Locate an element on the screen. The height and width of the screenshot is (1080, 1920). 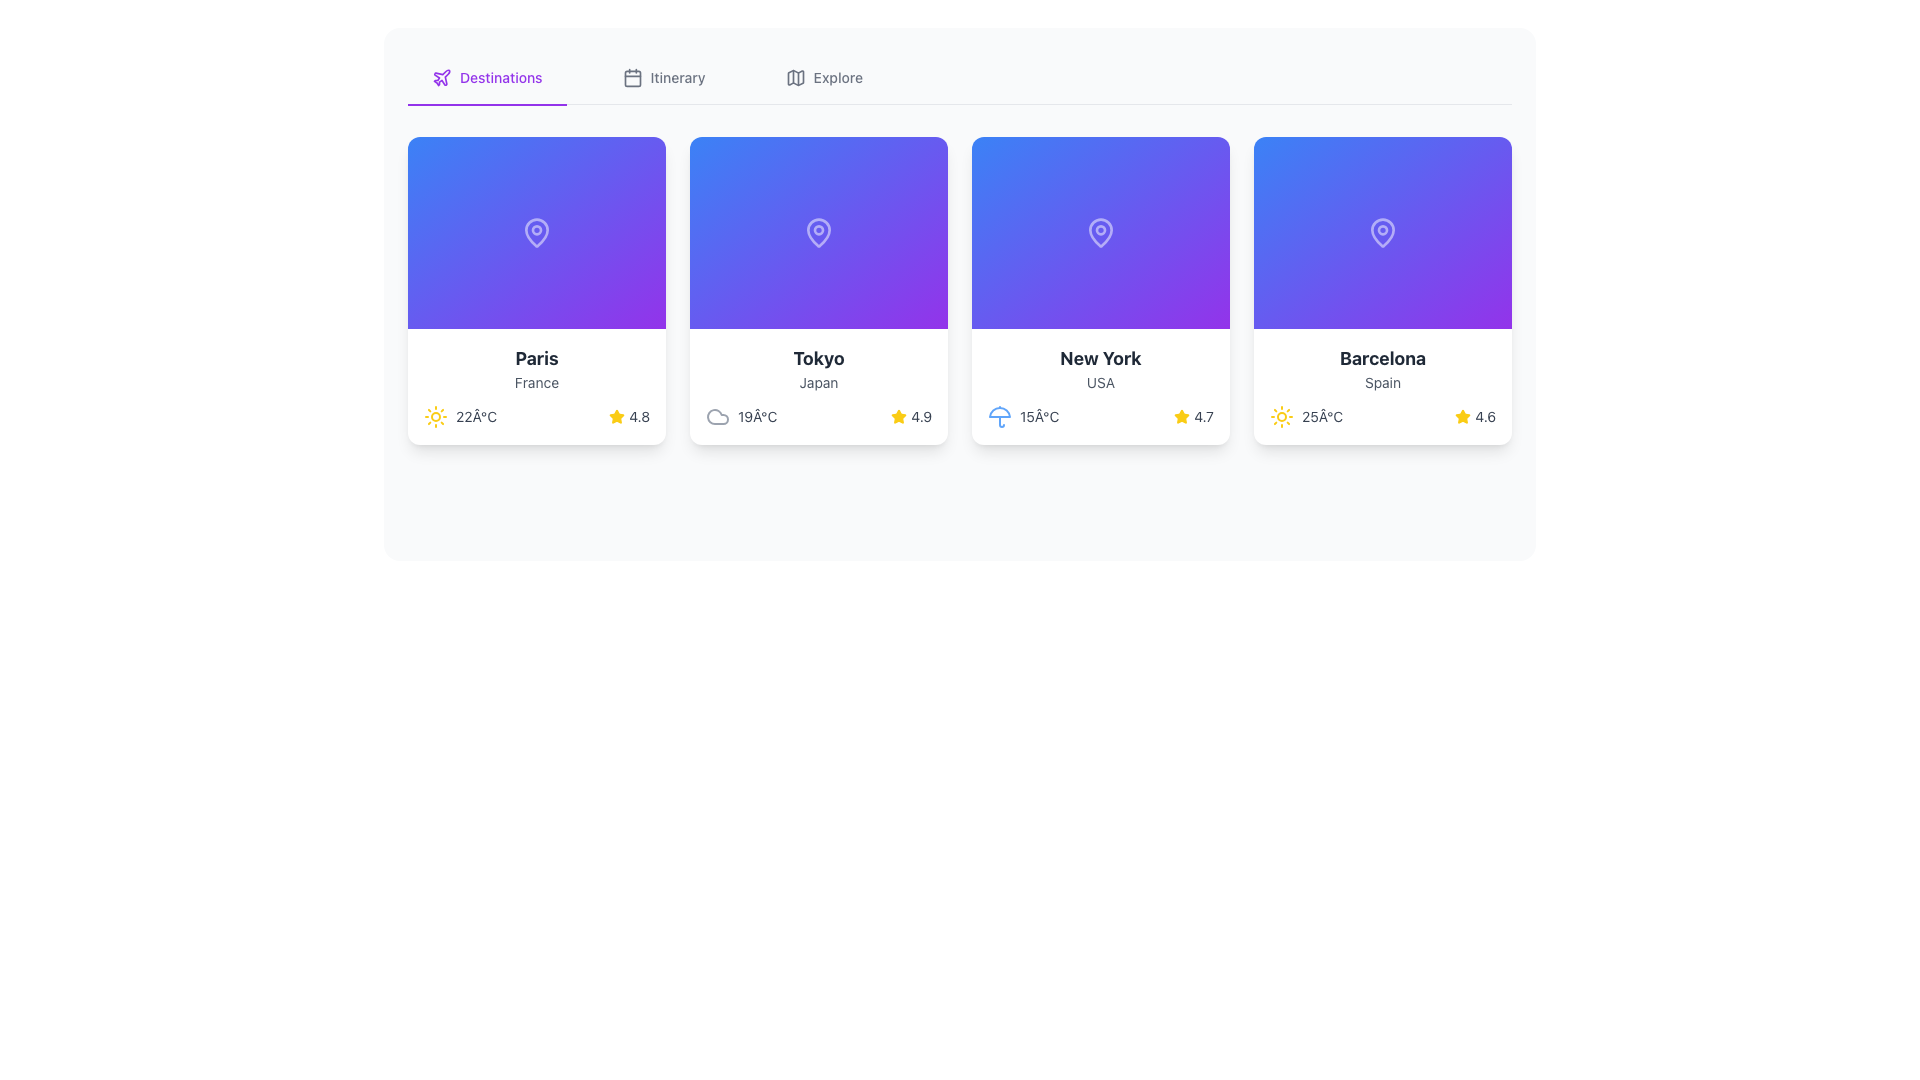
the 'Destinations' navigation tab to possibly reveal additional information is located at coordinates (487, 77).